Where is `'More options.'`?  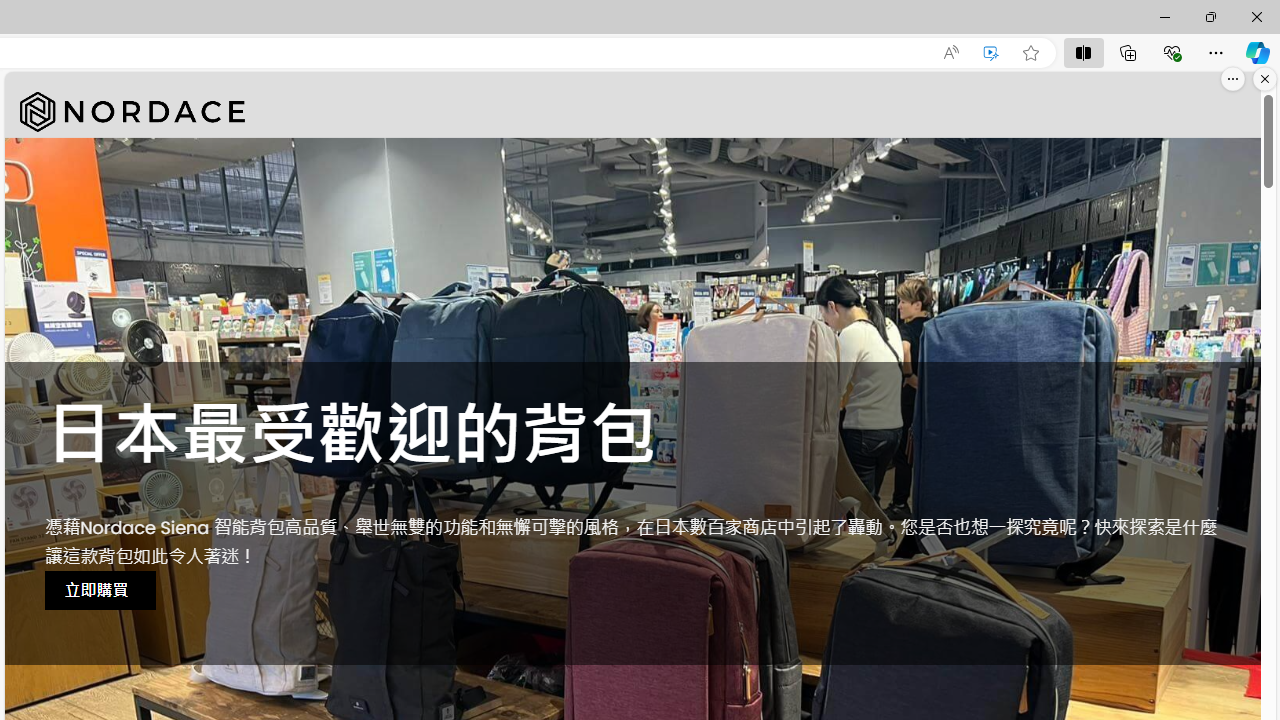 'More options.' is located at coordinates (1232, 78).